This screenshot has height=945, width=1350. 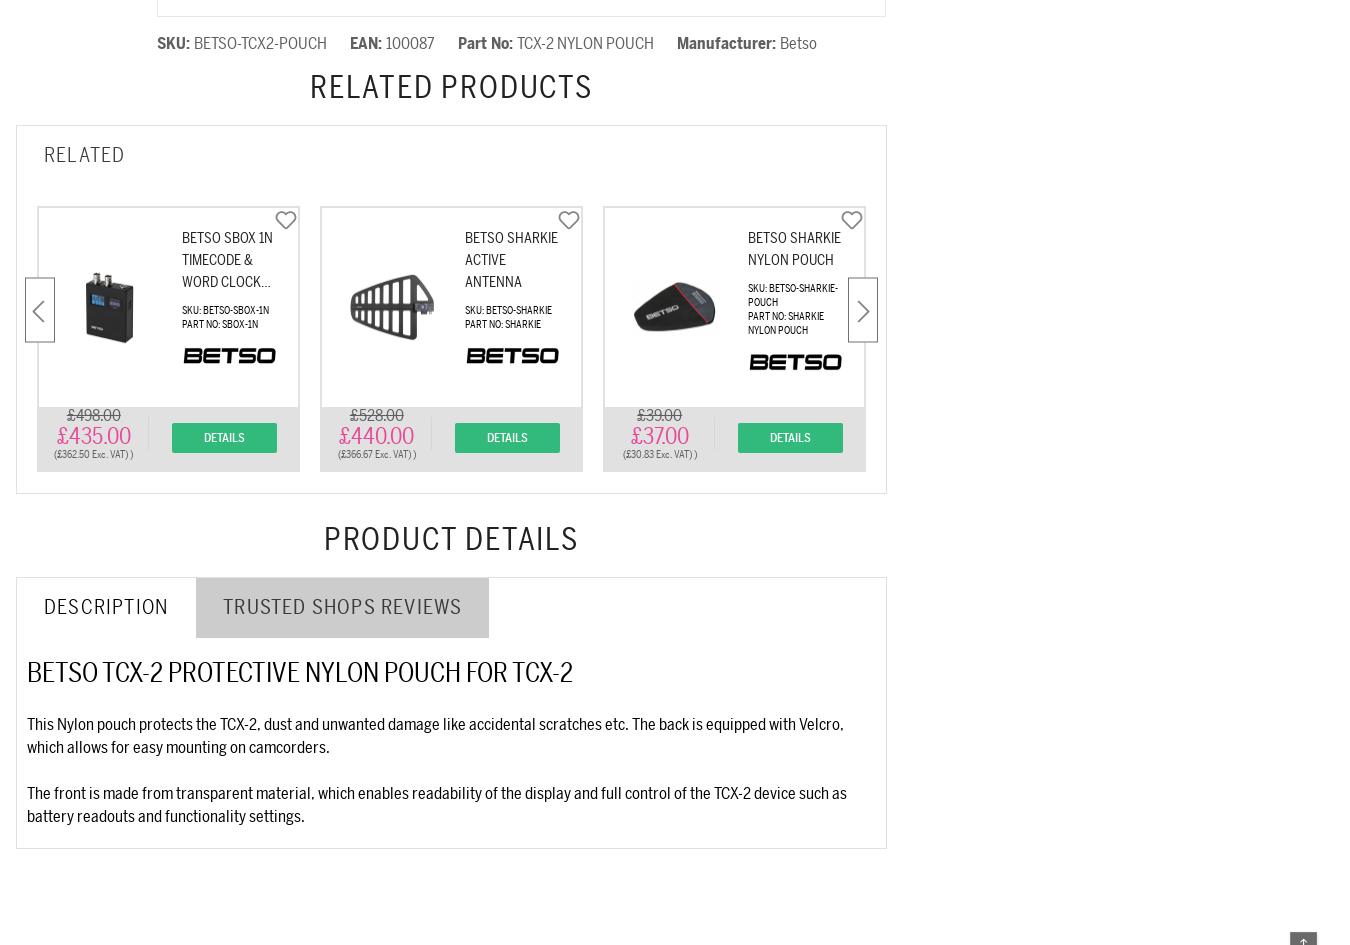 What do you see at coordinates (65, 415) in the screenshot?
I see `'£498.00'` at bounding box center [65, 415].